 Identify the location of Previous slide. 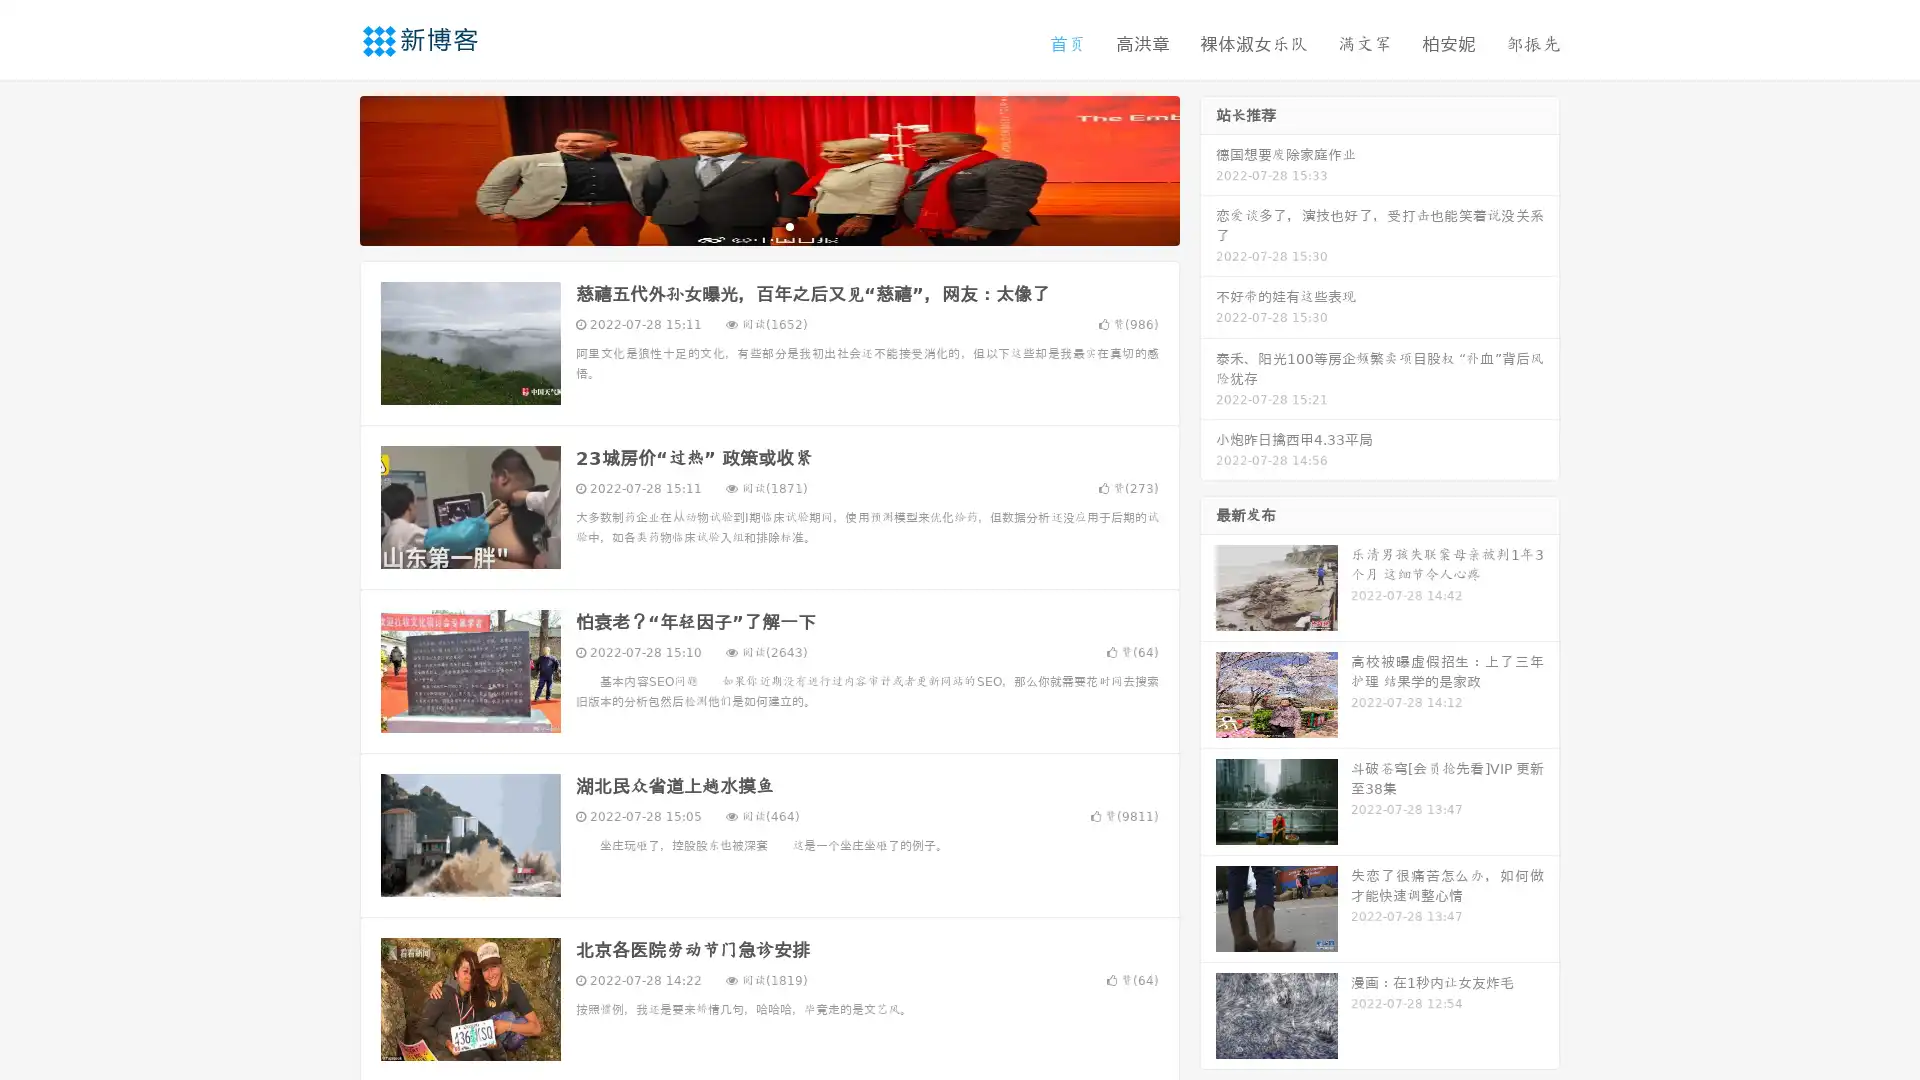
(330, 168).